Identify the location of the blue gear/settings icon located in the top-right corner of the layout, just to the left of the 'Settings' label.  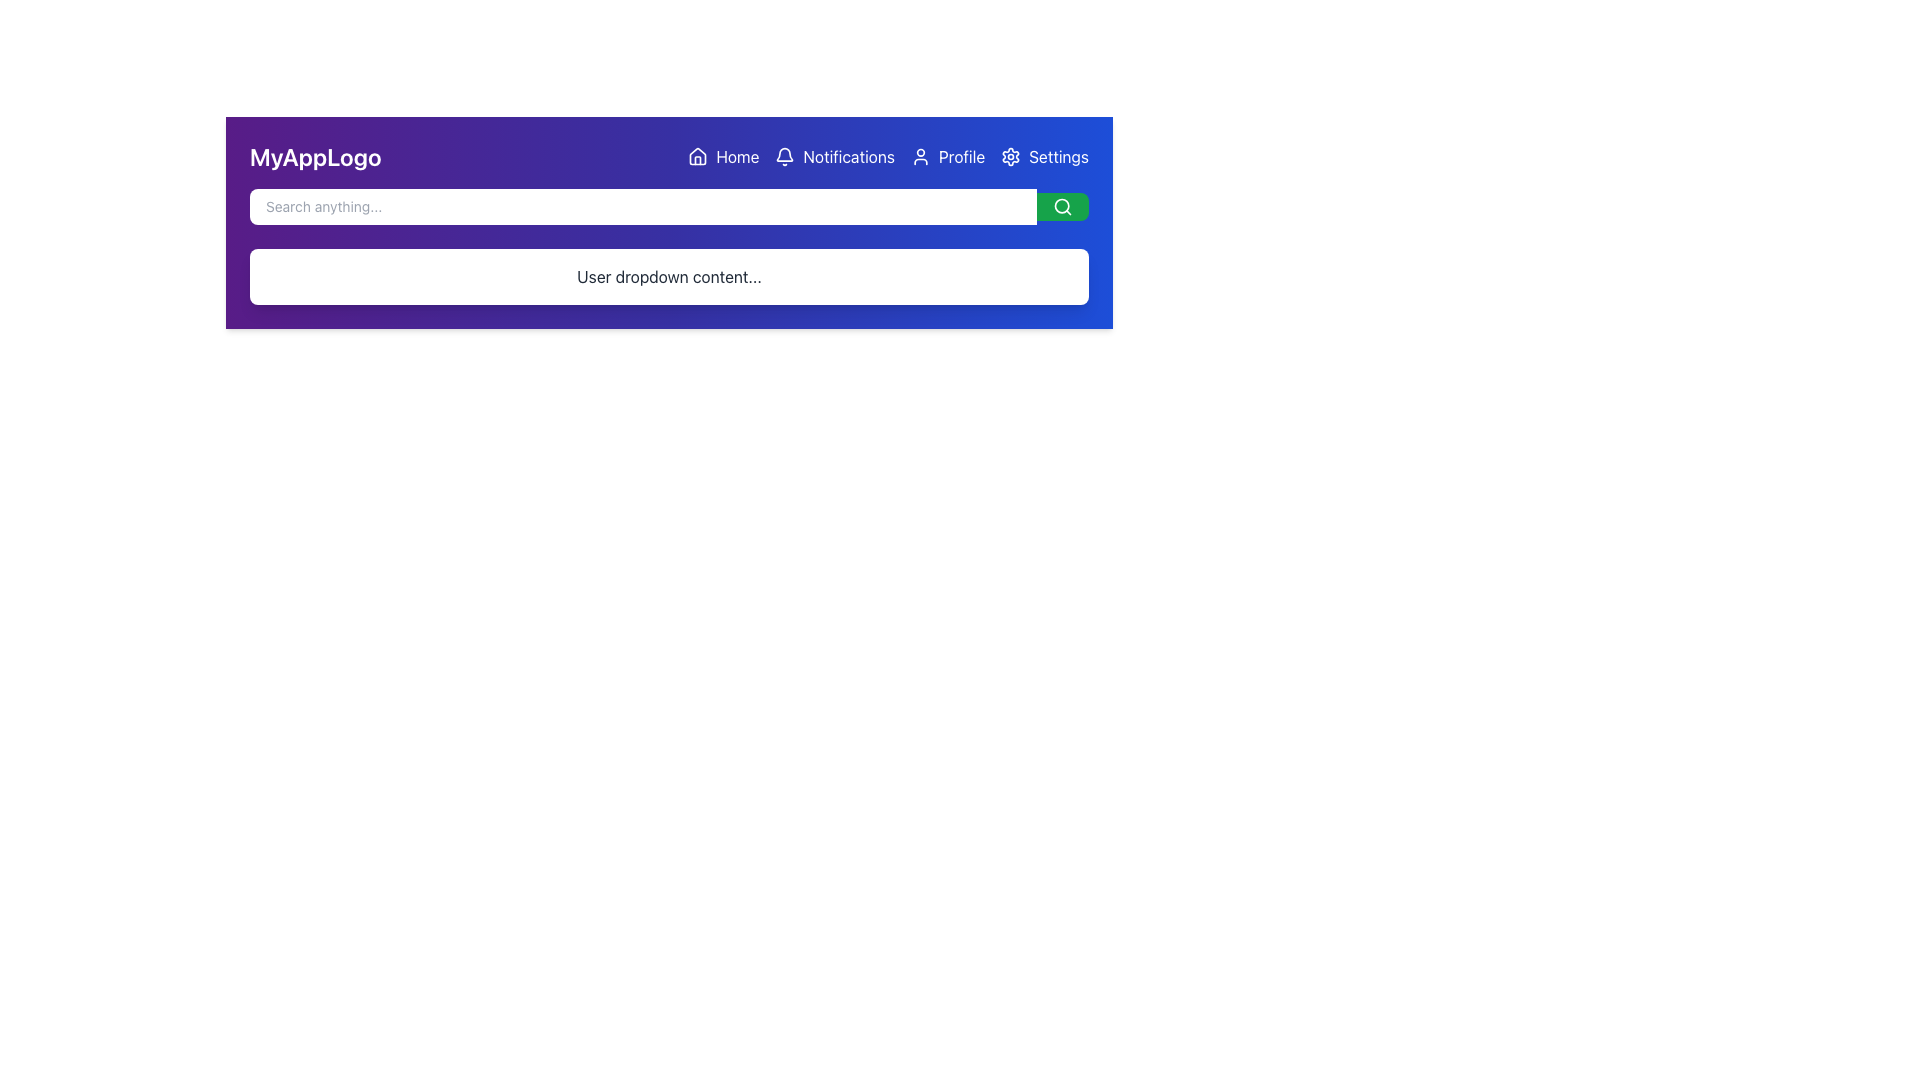
(1011, 156).